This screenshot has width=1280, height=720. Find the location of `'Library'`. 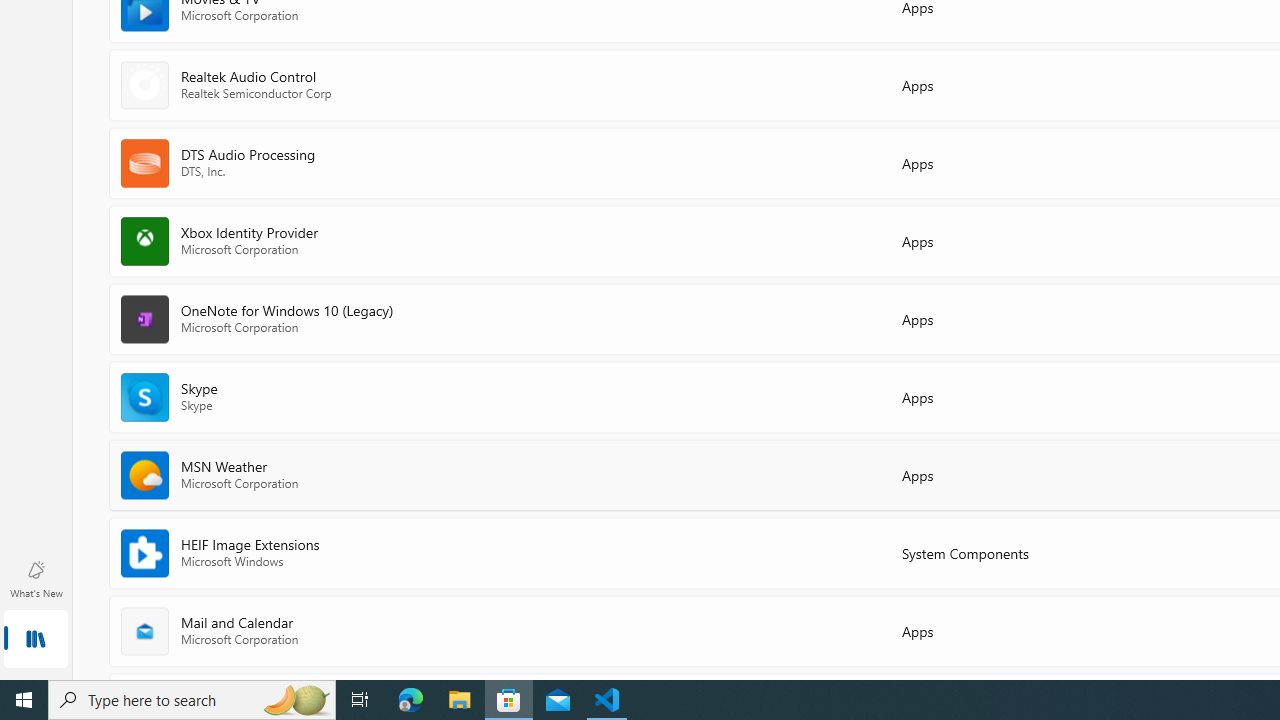

'Library' is located at coordinates (35, 640).